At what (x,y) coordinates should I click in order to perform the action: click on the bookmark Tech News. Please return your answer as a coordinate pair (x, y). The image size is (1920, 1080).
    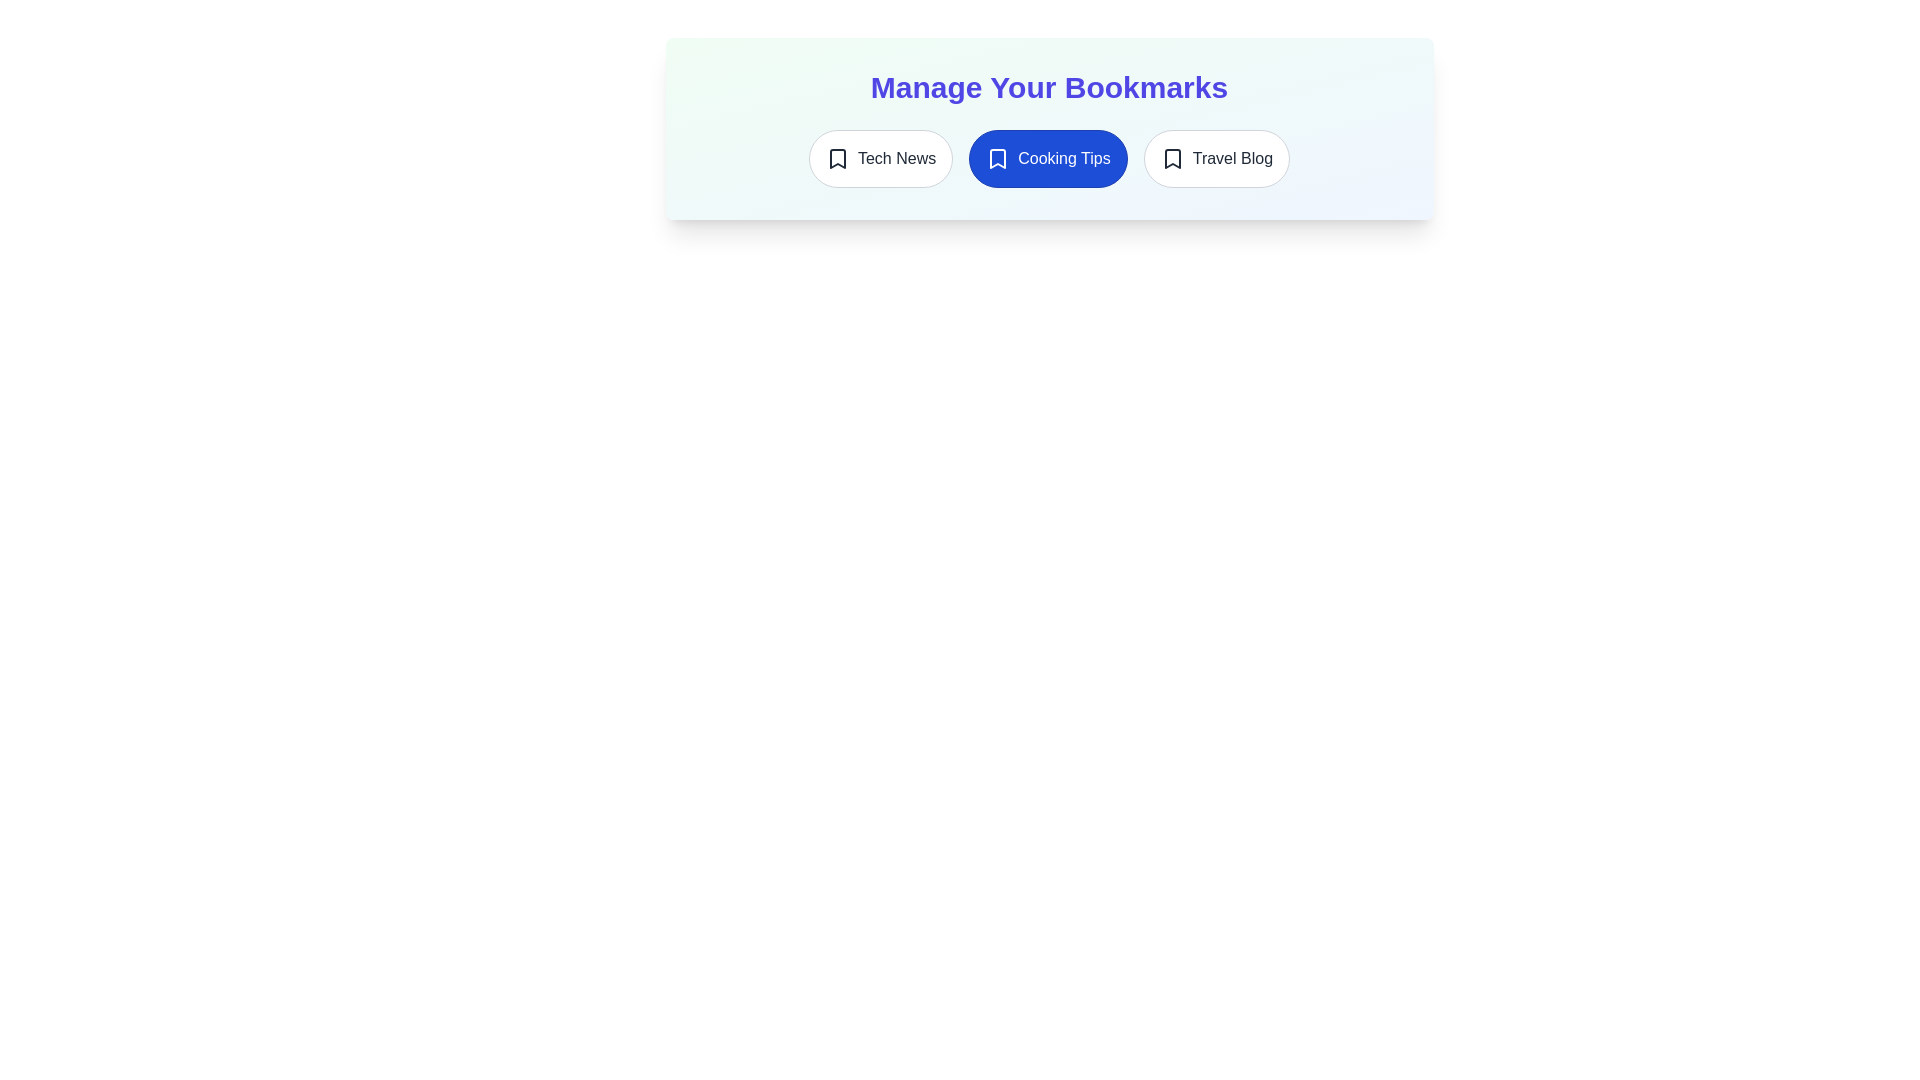
    Looking at the image, I should click on (880, 157).